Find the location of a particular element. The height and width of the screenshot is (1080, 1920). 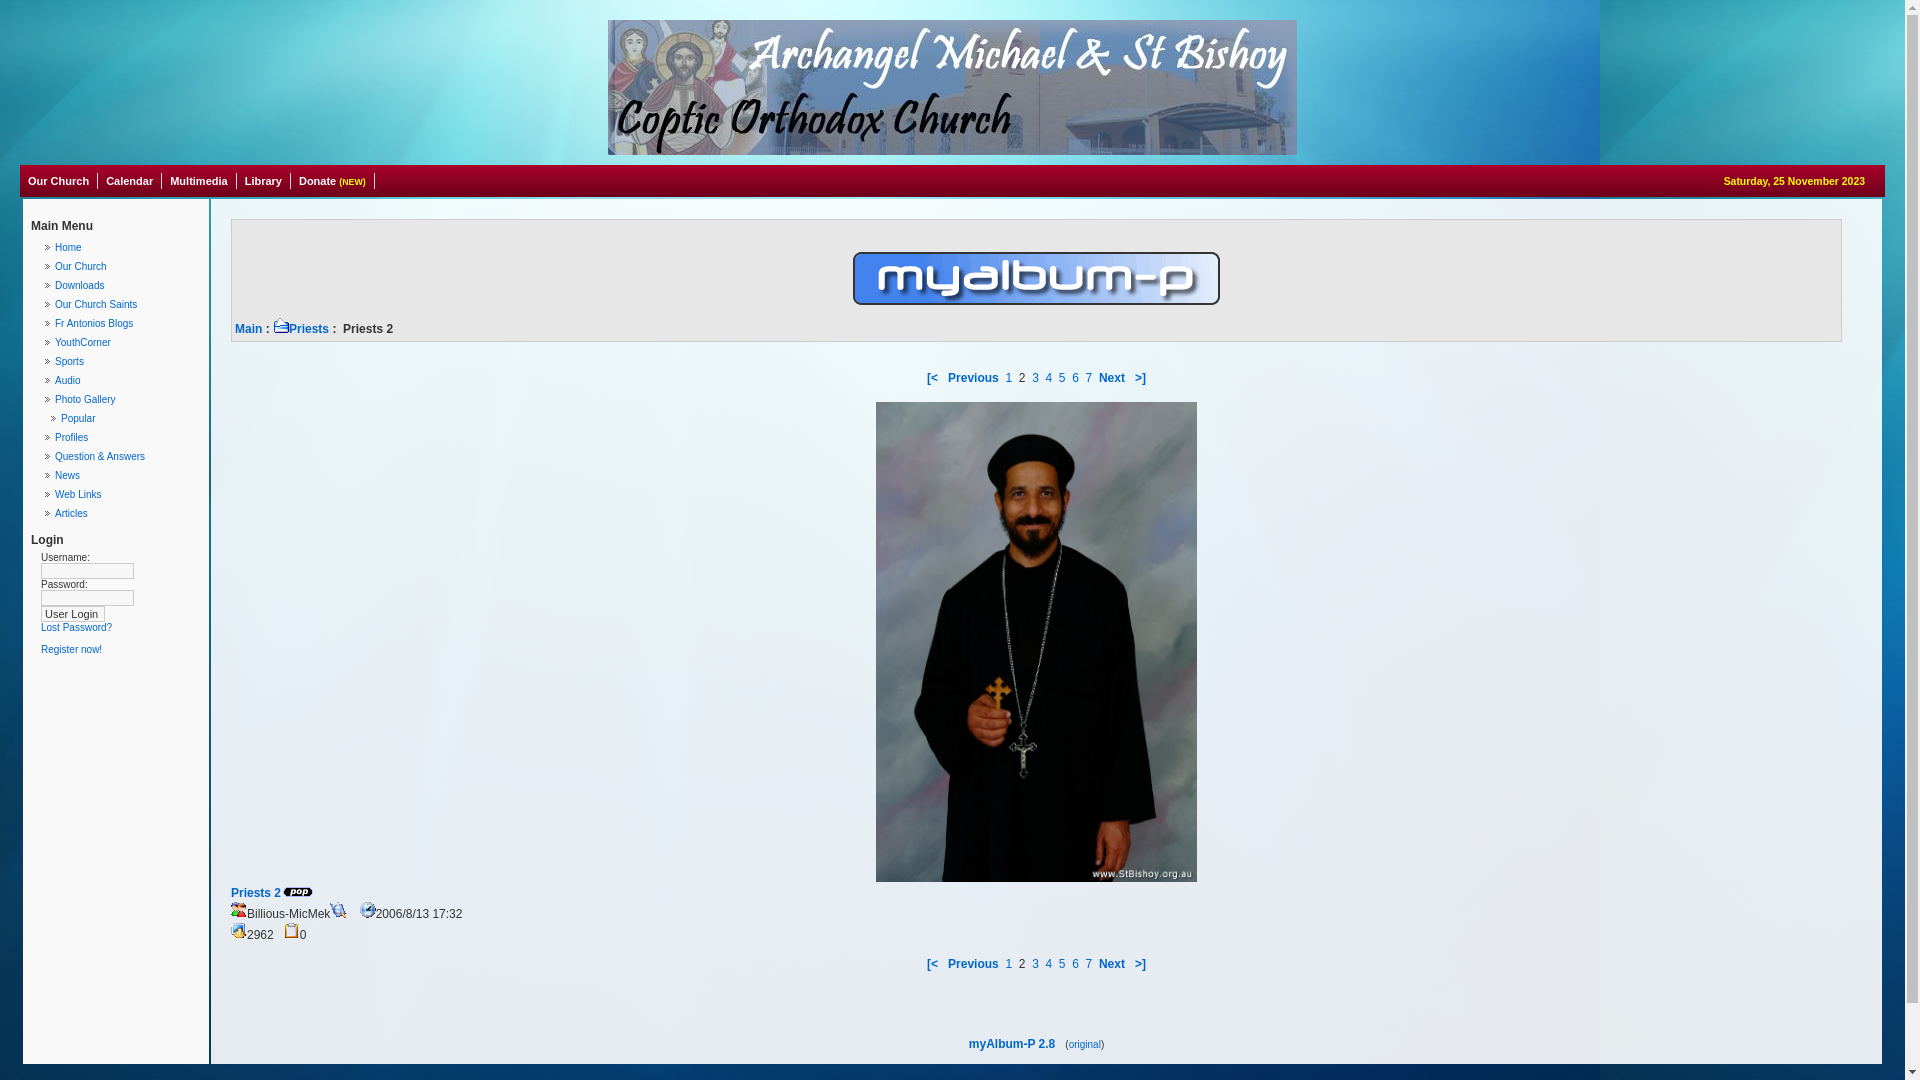

'original' is located at coordinates (1083, 1043).